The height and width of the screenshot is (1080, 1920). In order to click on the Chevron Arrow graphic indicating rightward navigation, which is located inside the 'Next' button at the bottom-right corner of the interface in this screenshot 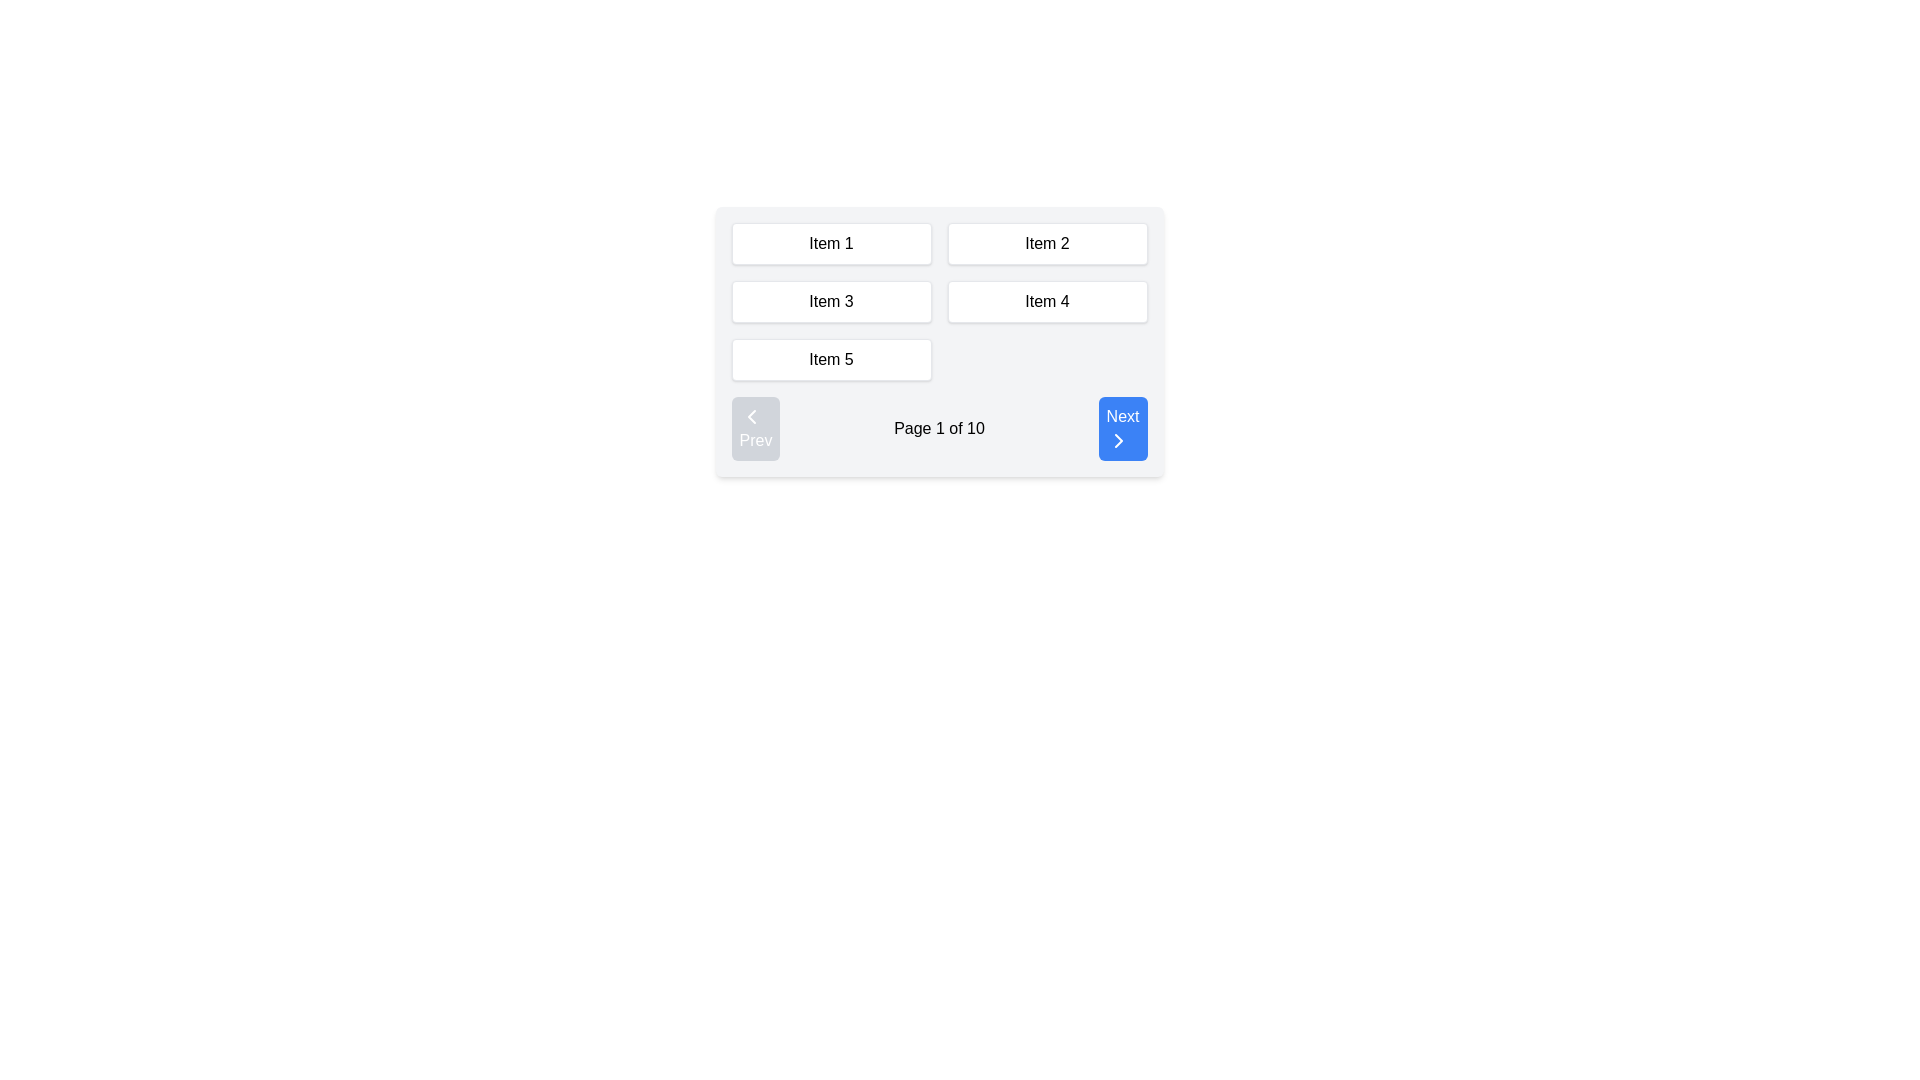, I will do `click(1117, 439)`.